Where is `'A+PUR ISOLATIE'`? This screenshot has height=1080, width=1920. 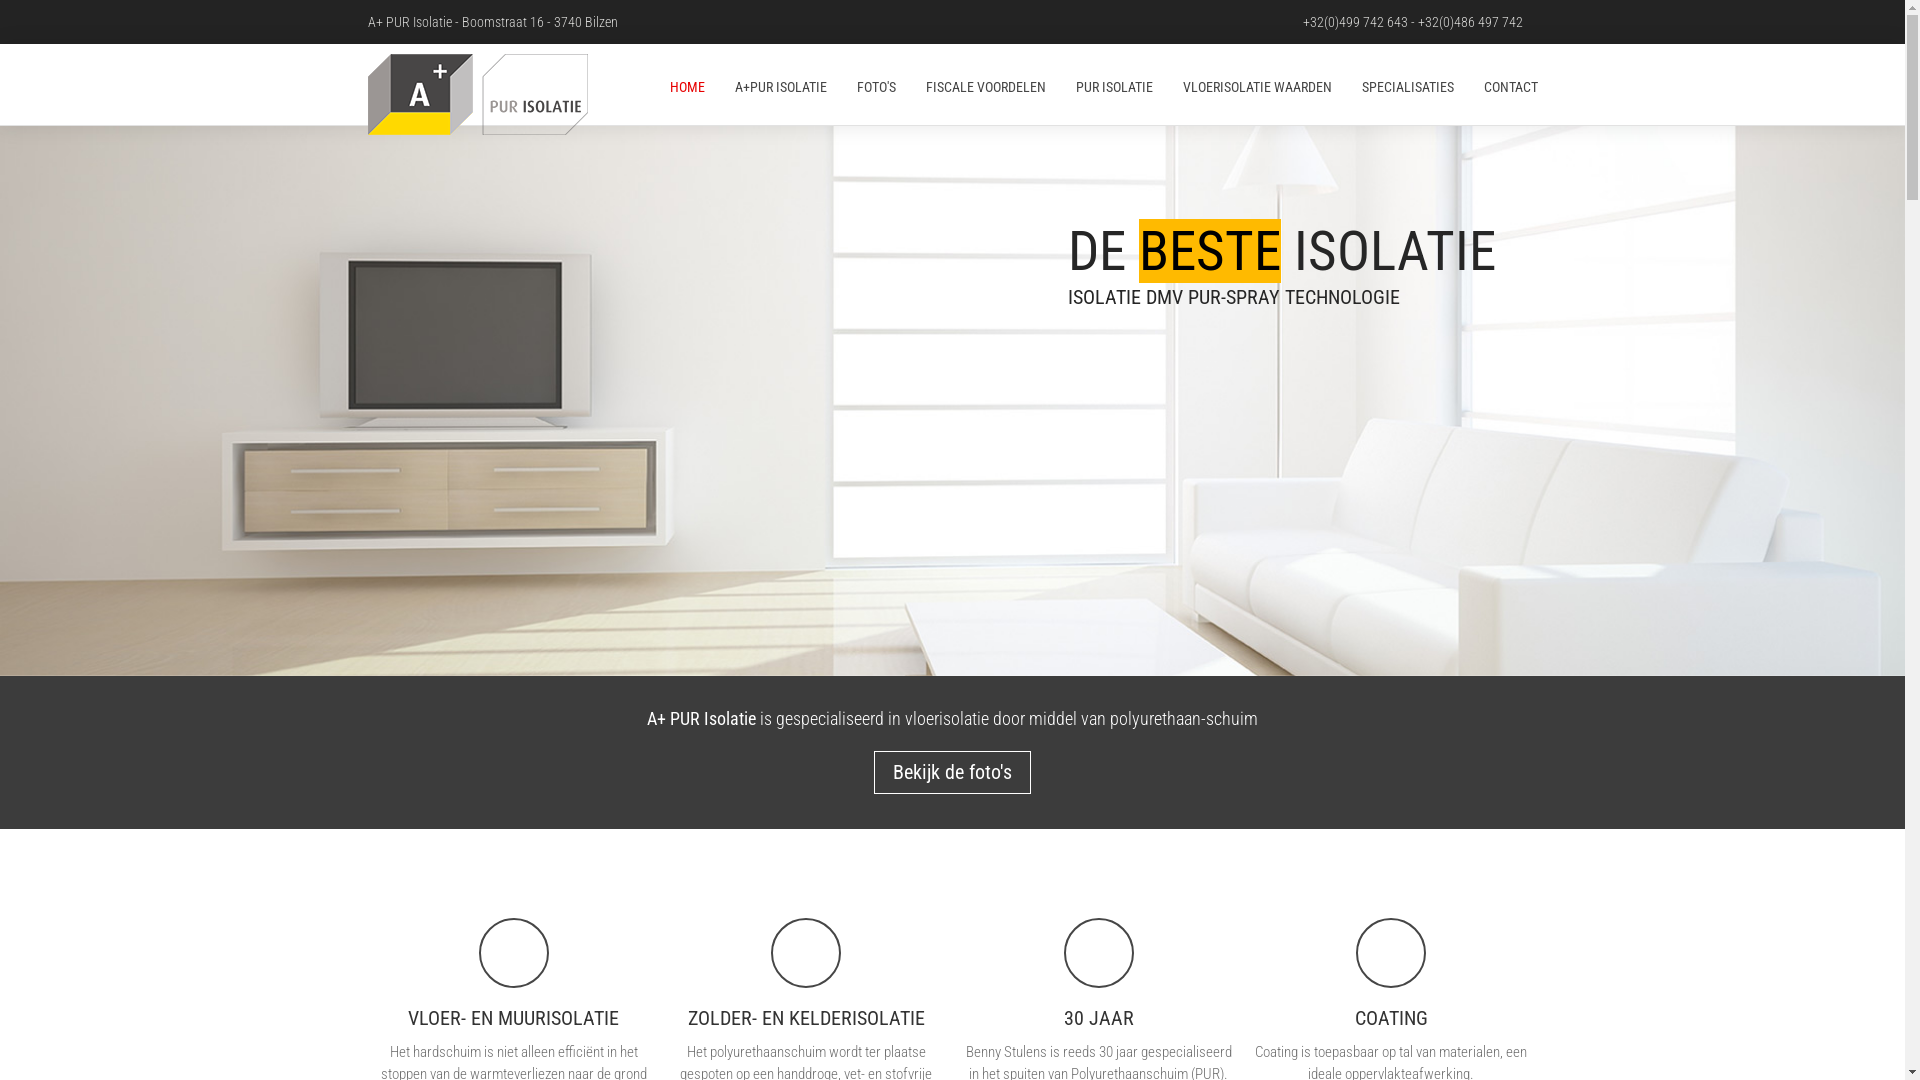
'A+PUR ISOLATIE' is located at coordinates (780, 83).